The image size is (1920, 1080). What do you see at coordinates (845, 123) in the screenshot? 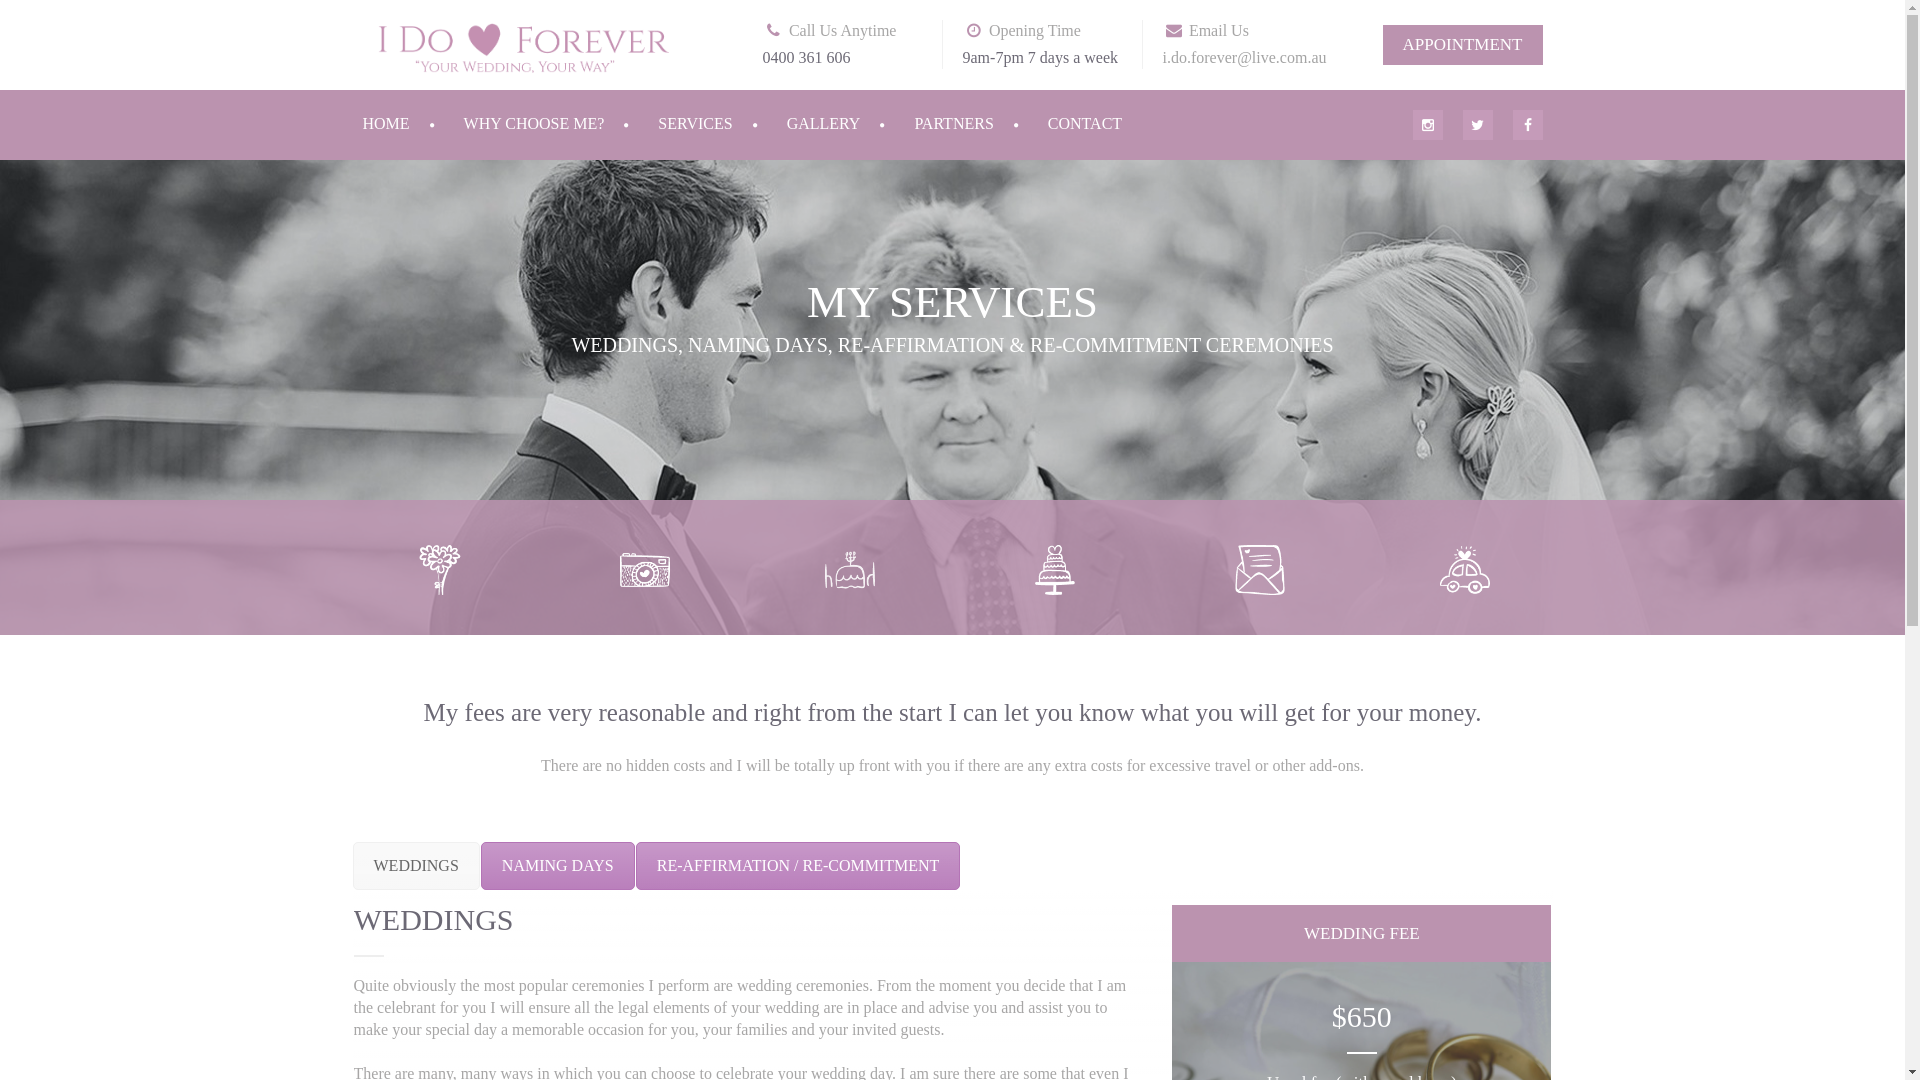
I see `'GALLERY'` at bounding box center [845, 123].